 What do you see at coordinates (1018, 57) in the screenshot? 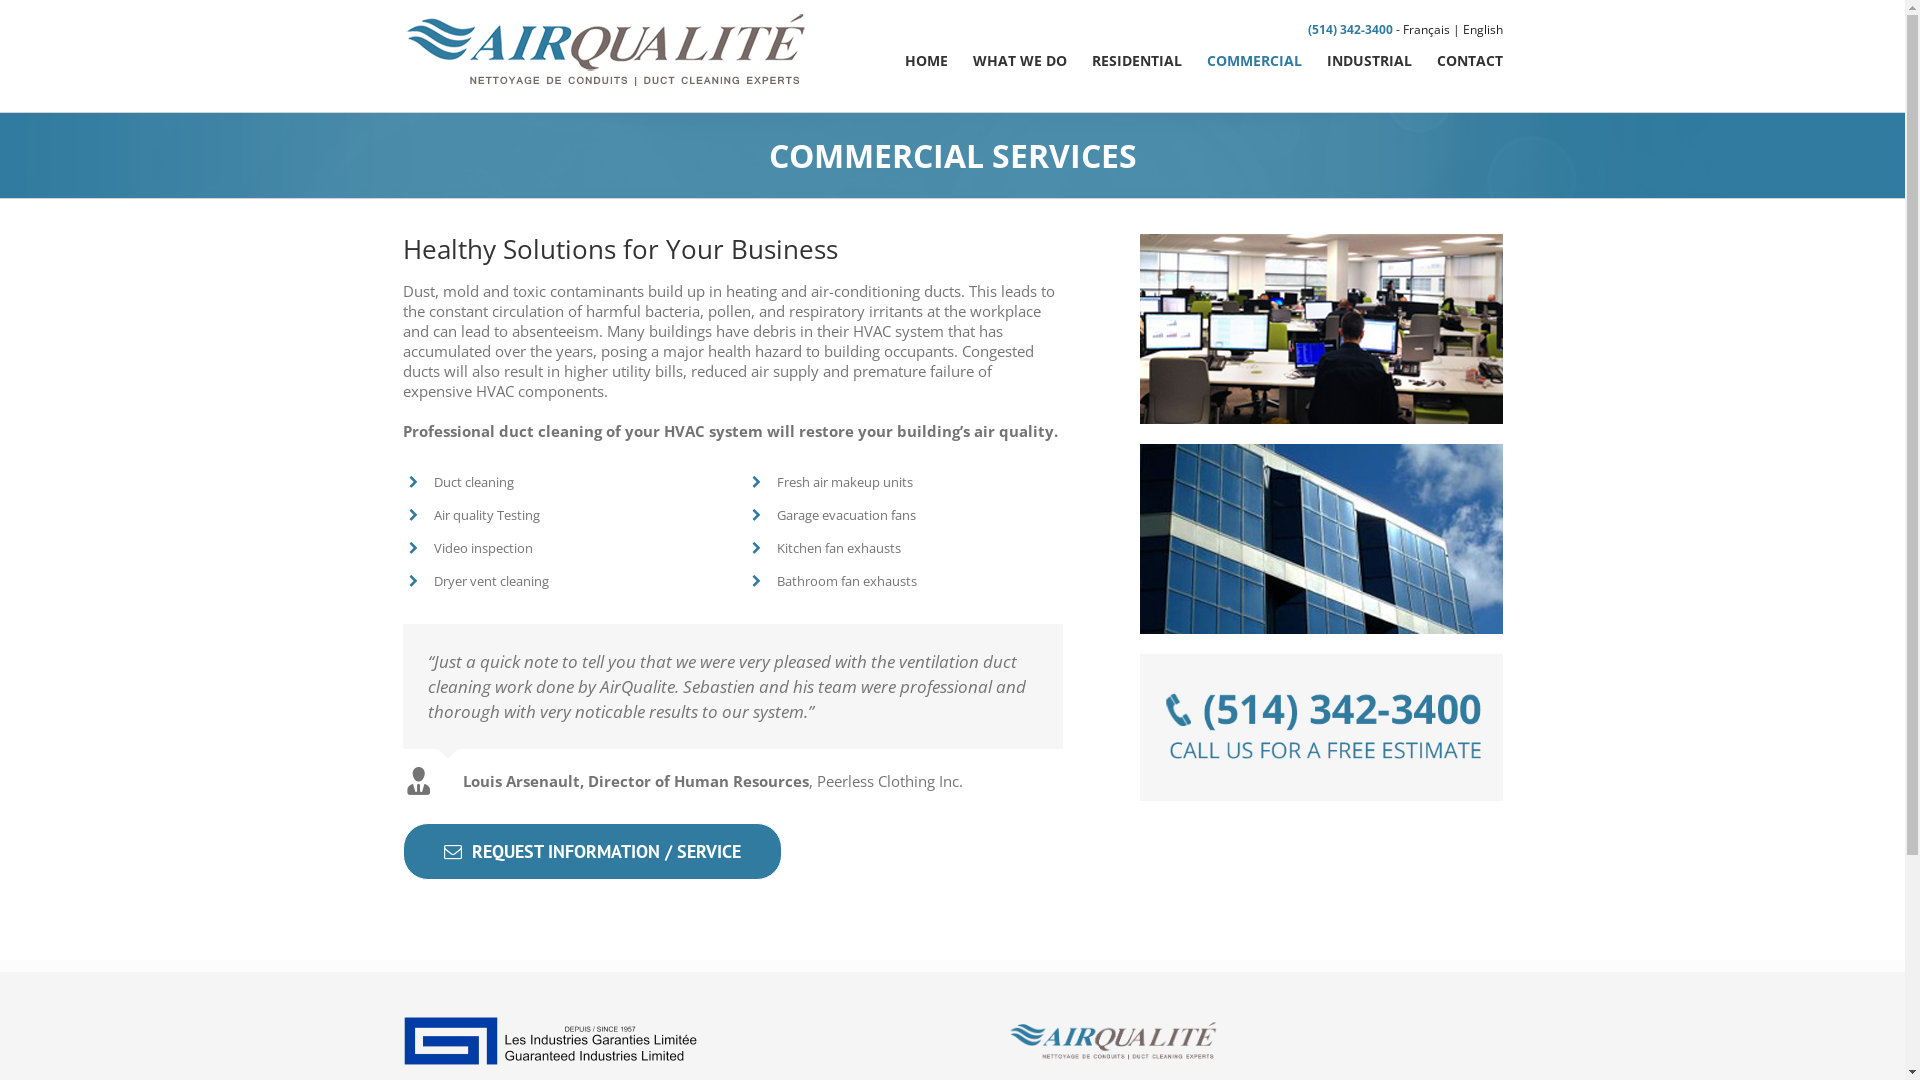
I see `'WHAT WE DO'` at bounding box center [1018, 57].